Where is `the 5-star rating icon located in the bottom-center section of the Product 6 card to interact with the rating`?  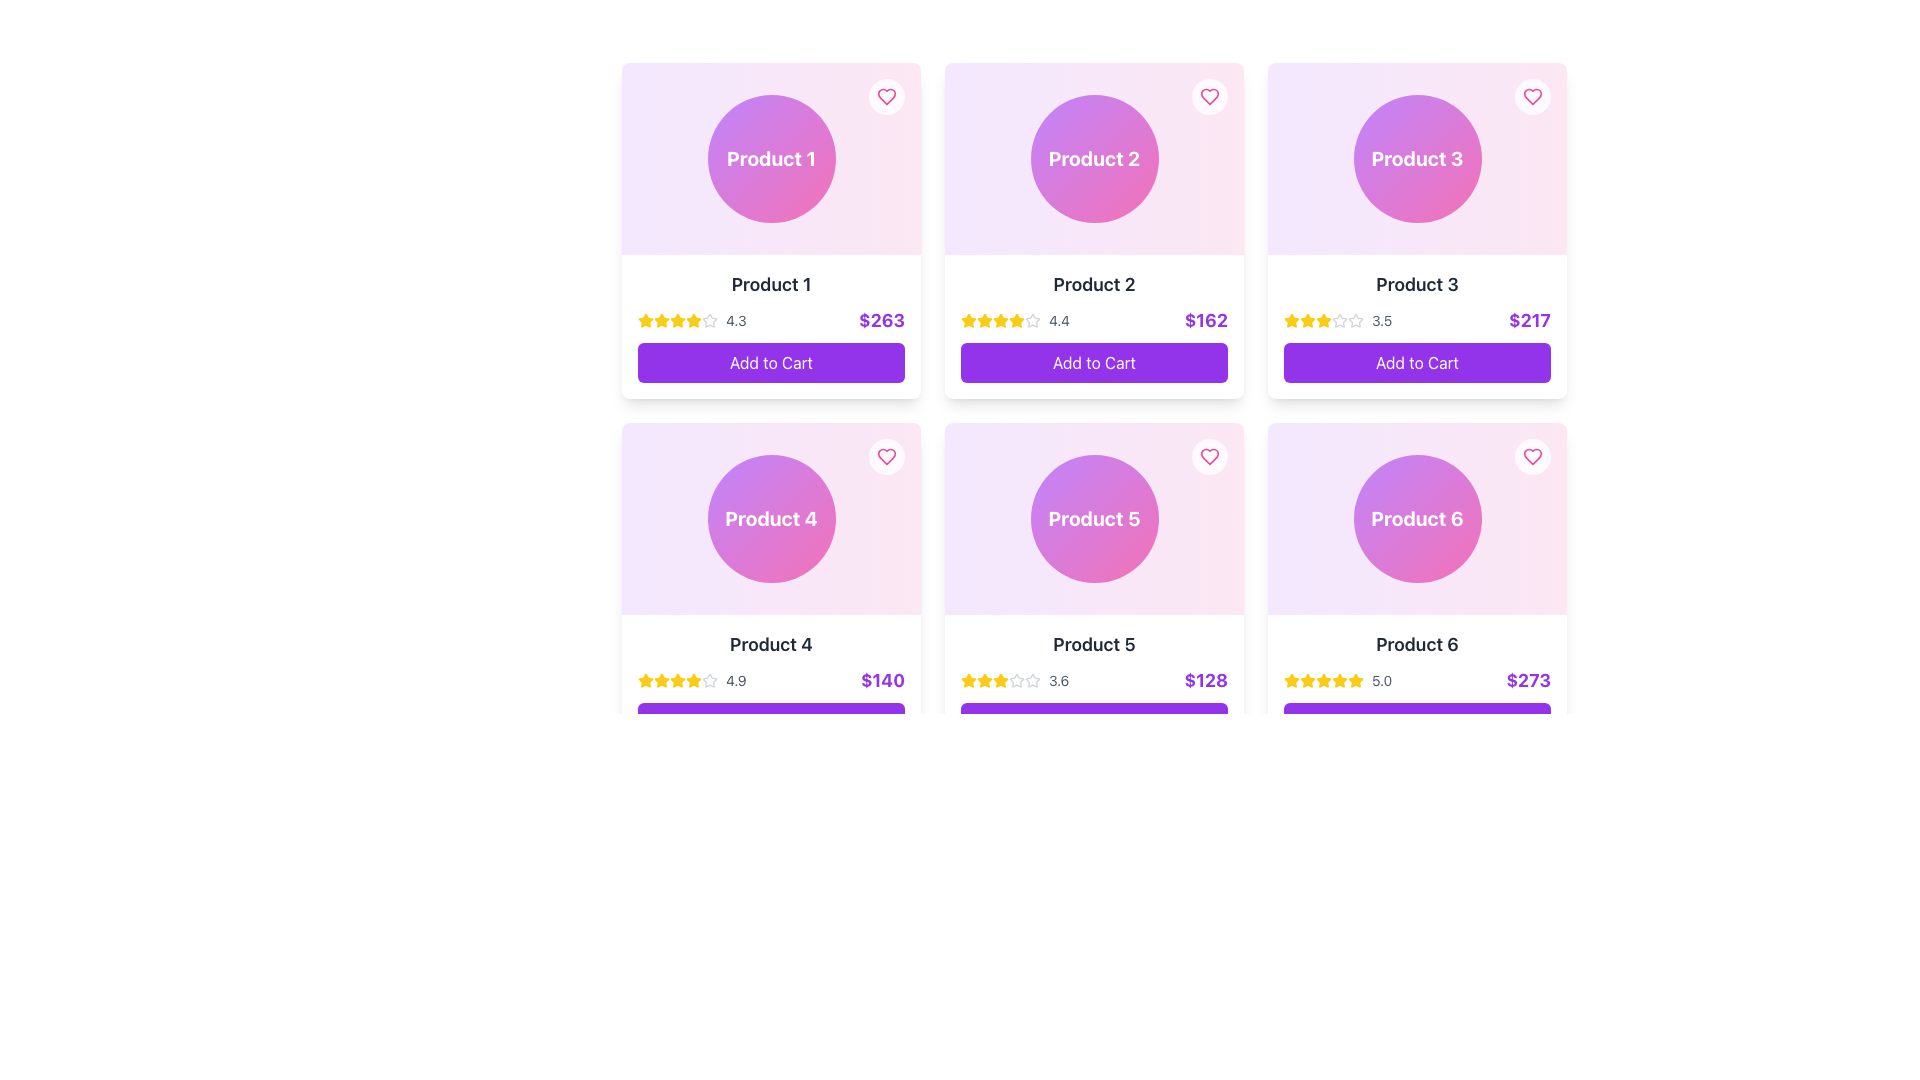
the 5-star rating icon located in the bottom-center section of the Product 6 card to interact with the rating is located at coordinates (1324, 679).